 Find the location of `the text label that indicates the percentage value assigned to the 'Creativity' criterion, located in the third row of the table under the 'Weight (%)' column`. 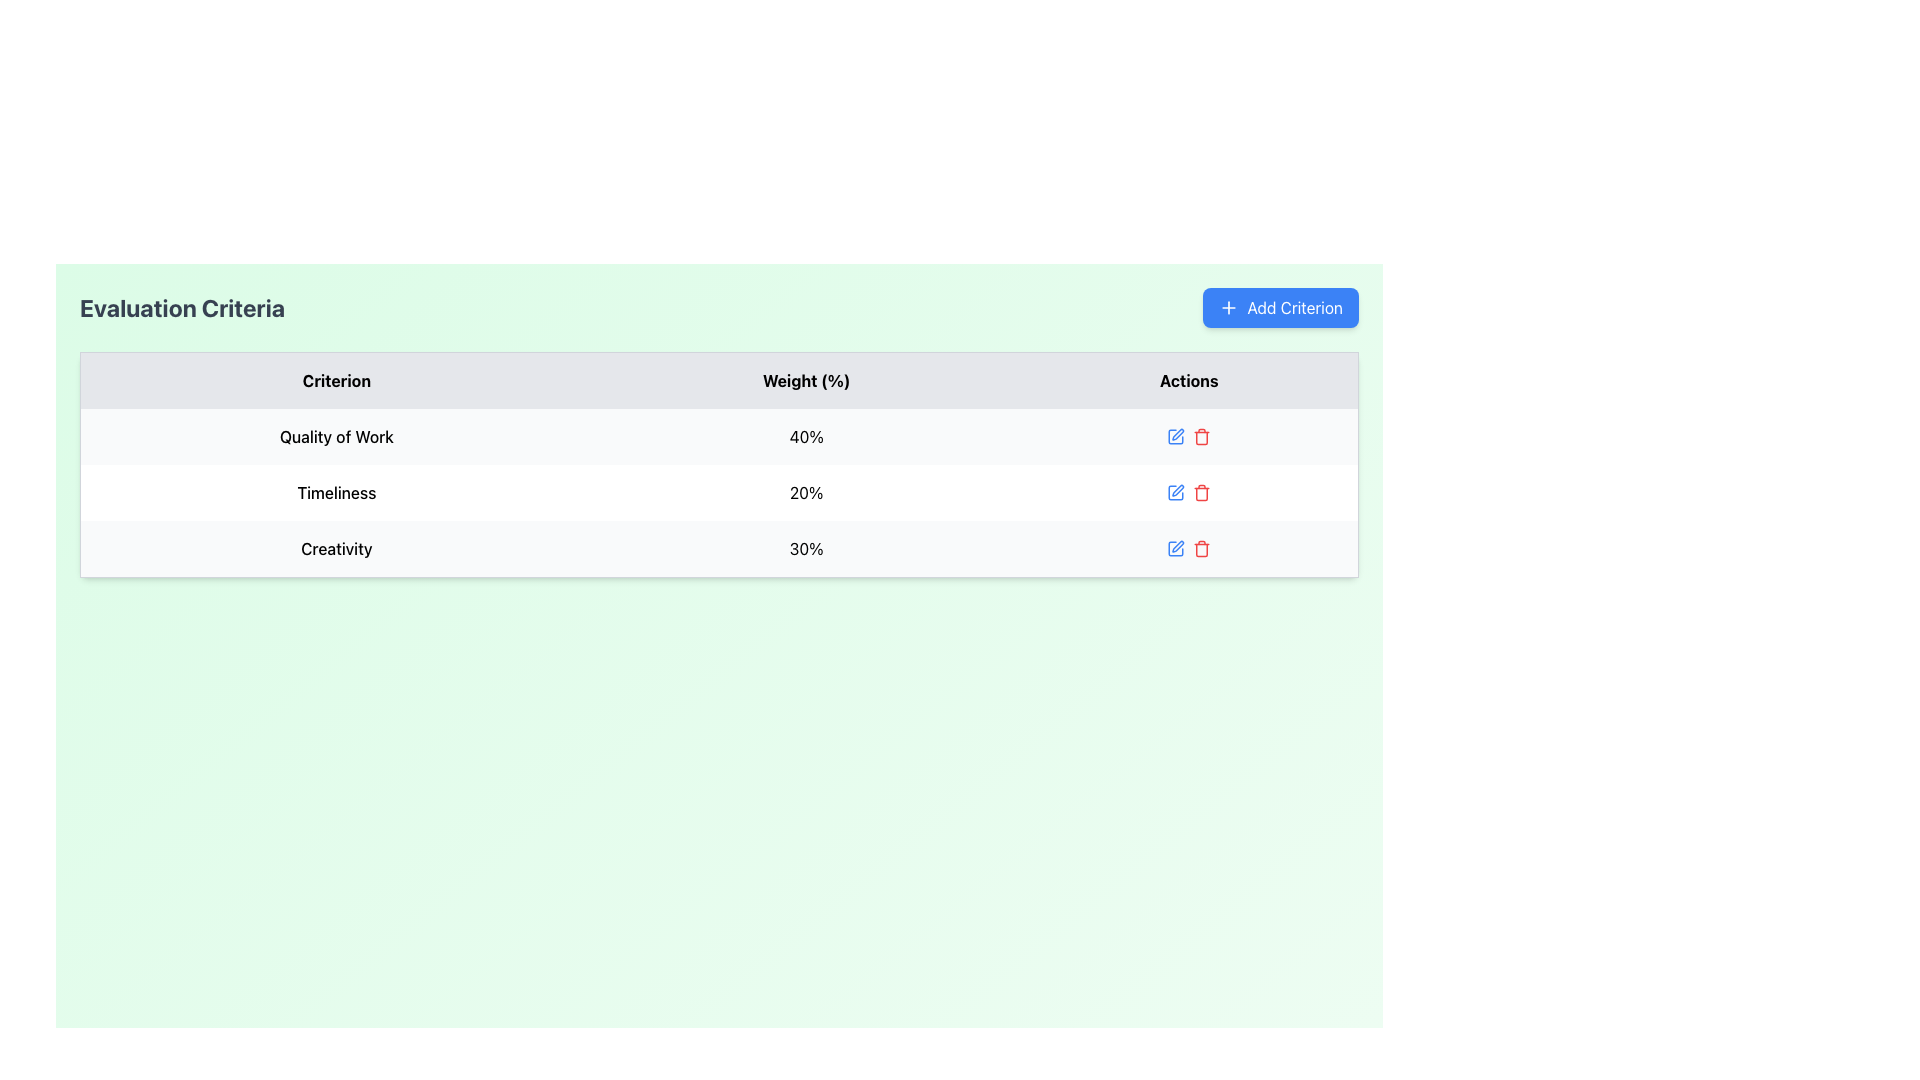

the text label that indicates the percentage value assigned to the 'Creativity' criterion, located in the third row of the table under the 'Weight (%)' column is located at coordinates (806, 549).